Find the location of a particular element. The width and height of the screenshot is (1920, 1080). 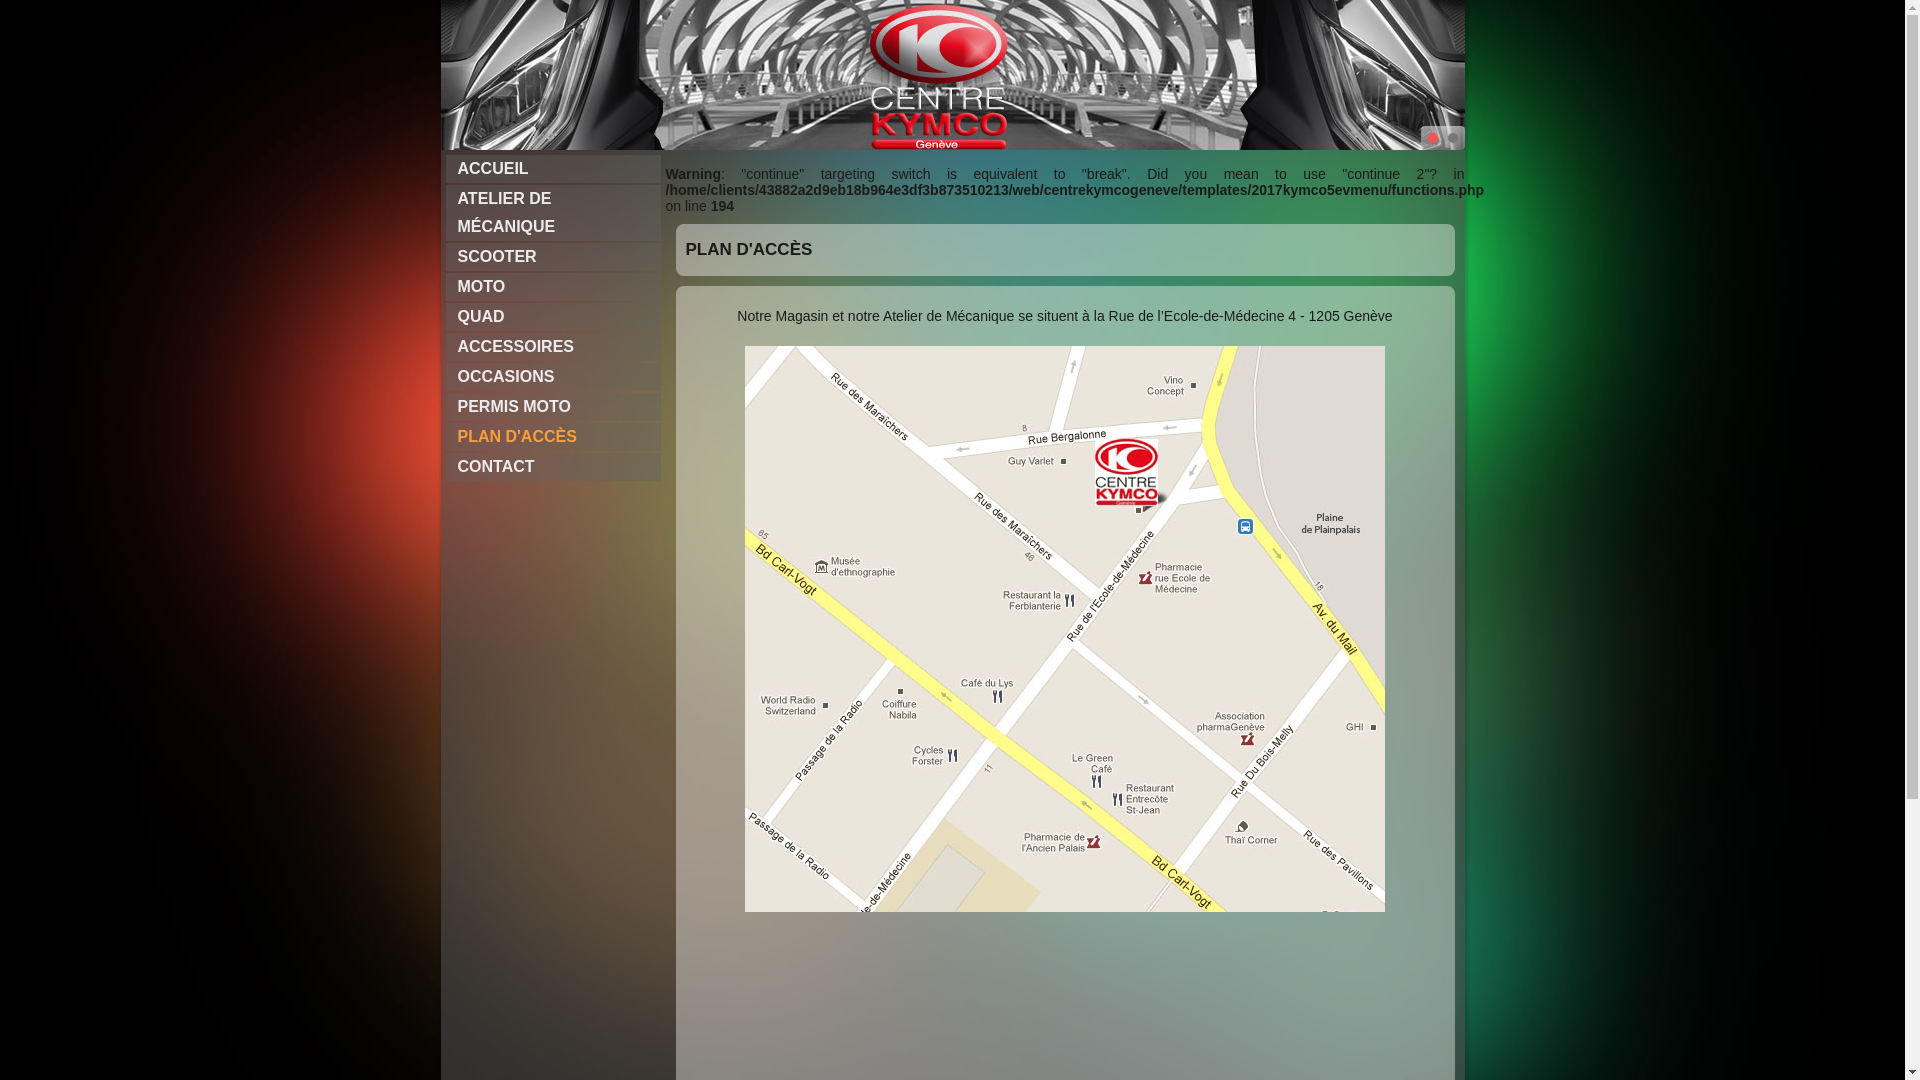

'OCCASIONS' is located at coordinates (553, 377).